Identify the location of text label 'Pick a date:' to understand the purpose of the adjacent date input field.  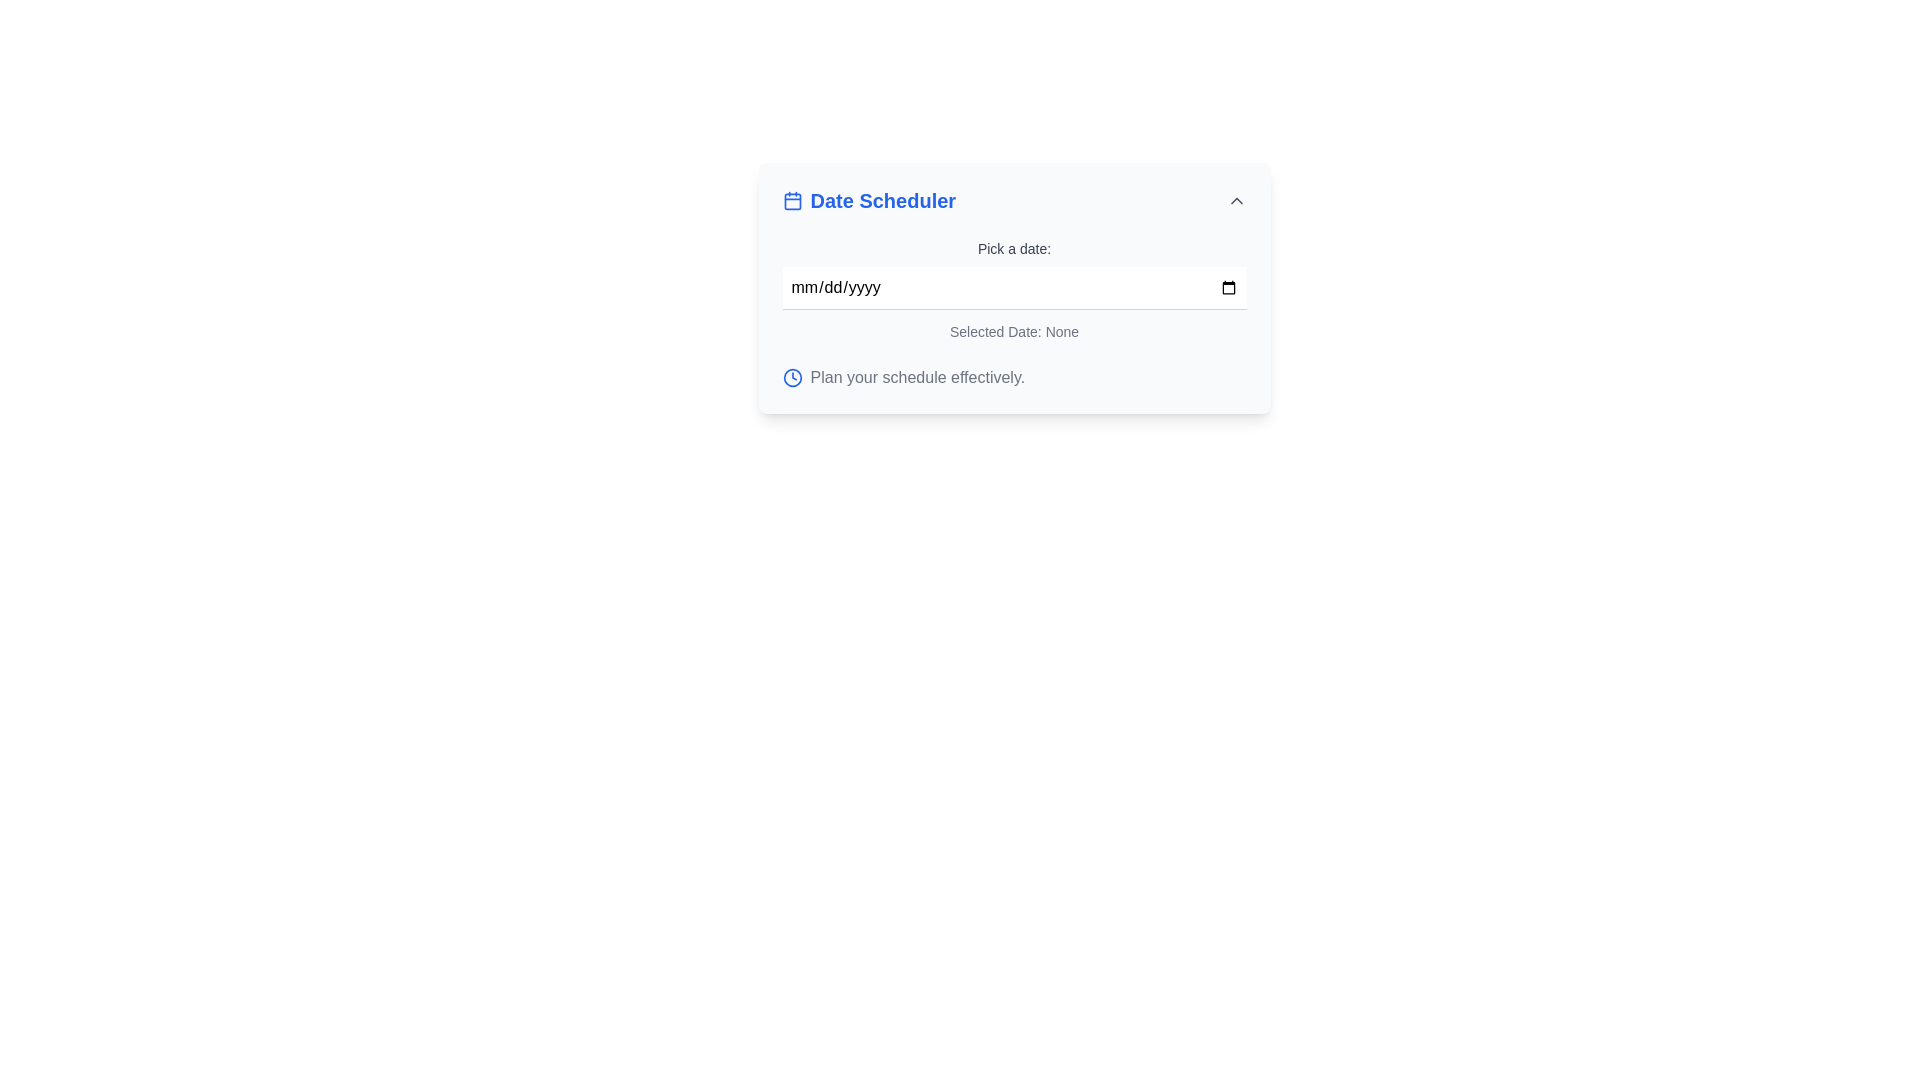
(1014, 248).